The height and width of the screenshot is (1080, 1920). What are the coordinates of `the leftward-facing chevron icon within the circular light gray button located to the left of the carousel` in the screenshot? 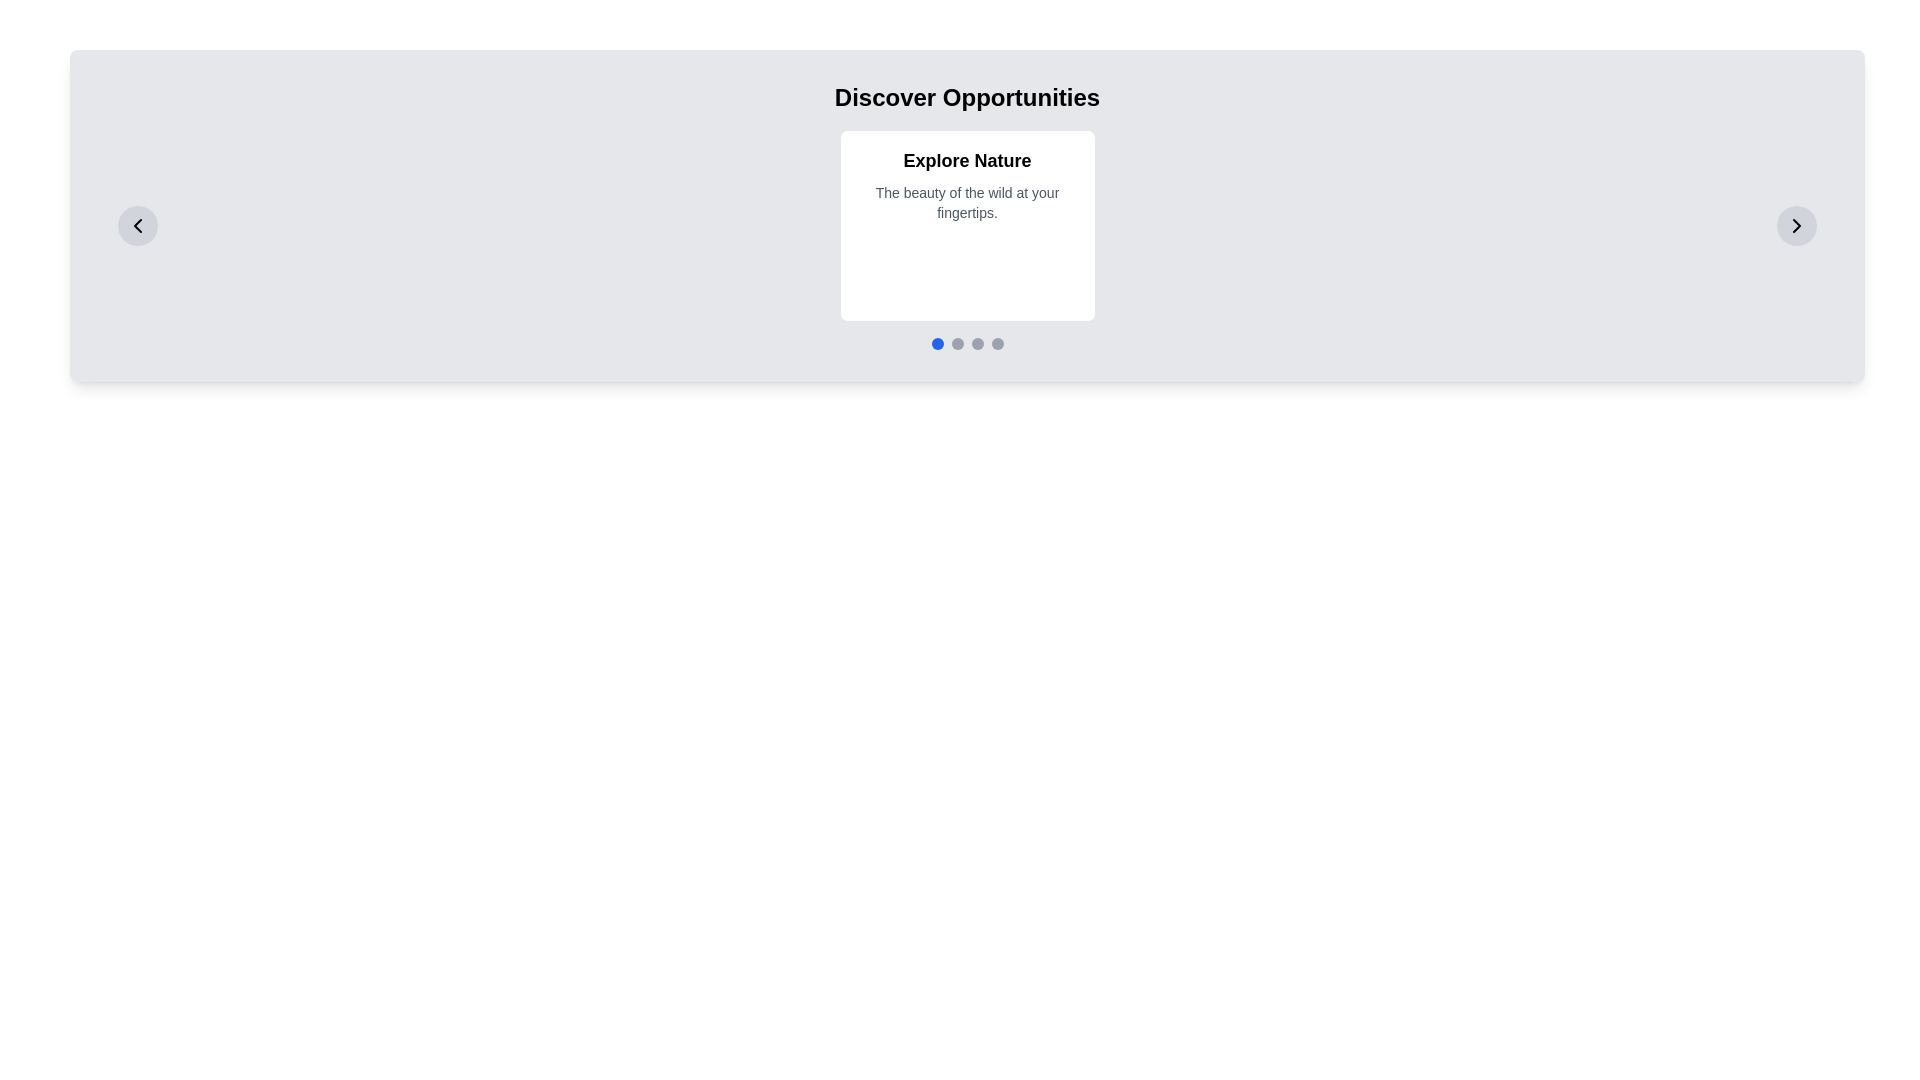 It's located at (137, 225).